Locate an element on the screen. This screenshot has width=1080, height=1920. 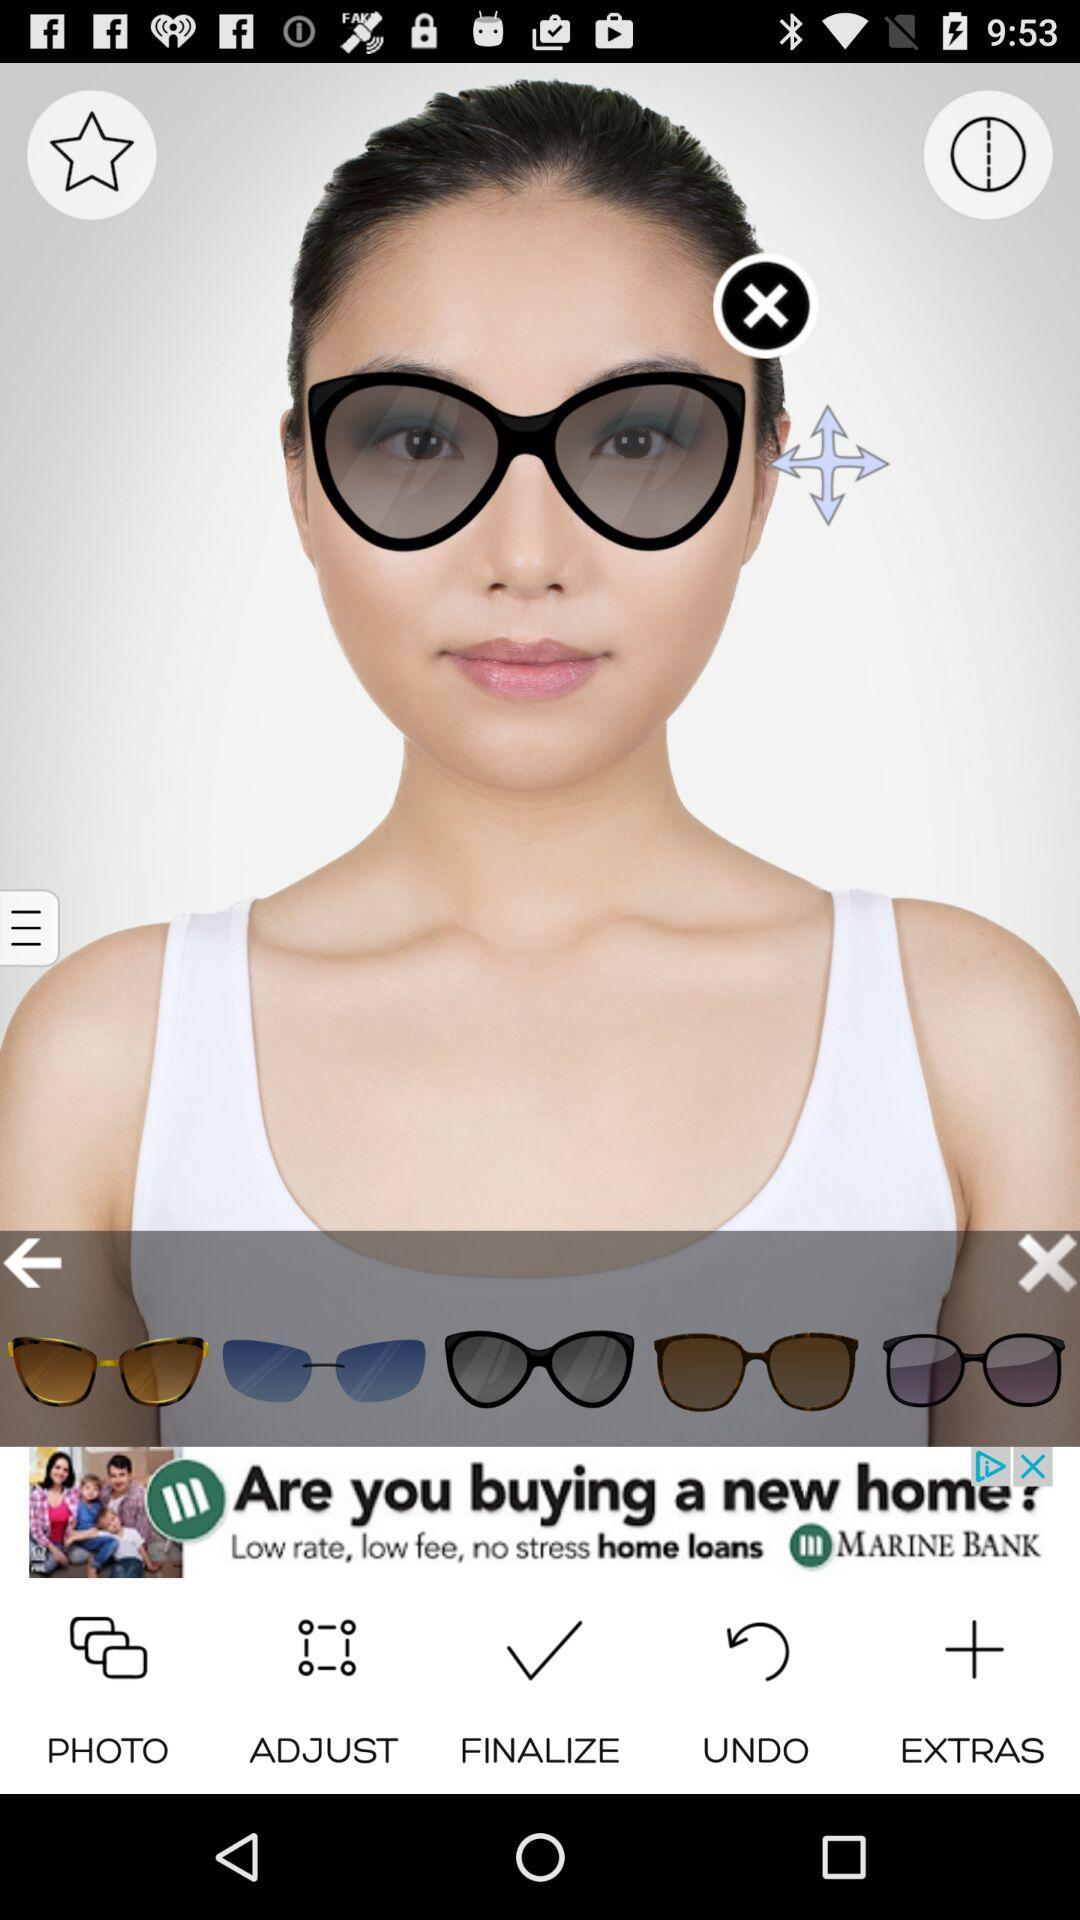
symmetry button is located at coordinates (987, 153).